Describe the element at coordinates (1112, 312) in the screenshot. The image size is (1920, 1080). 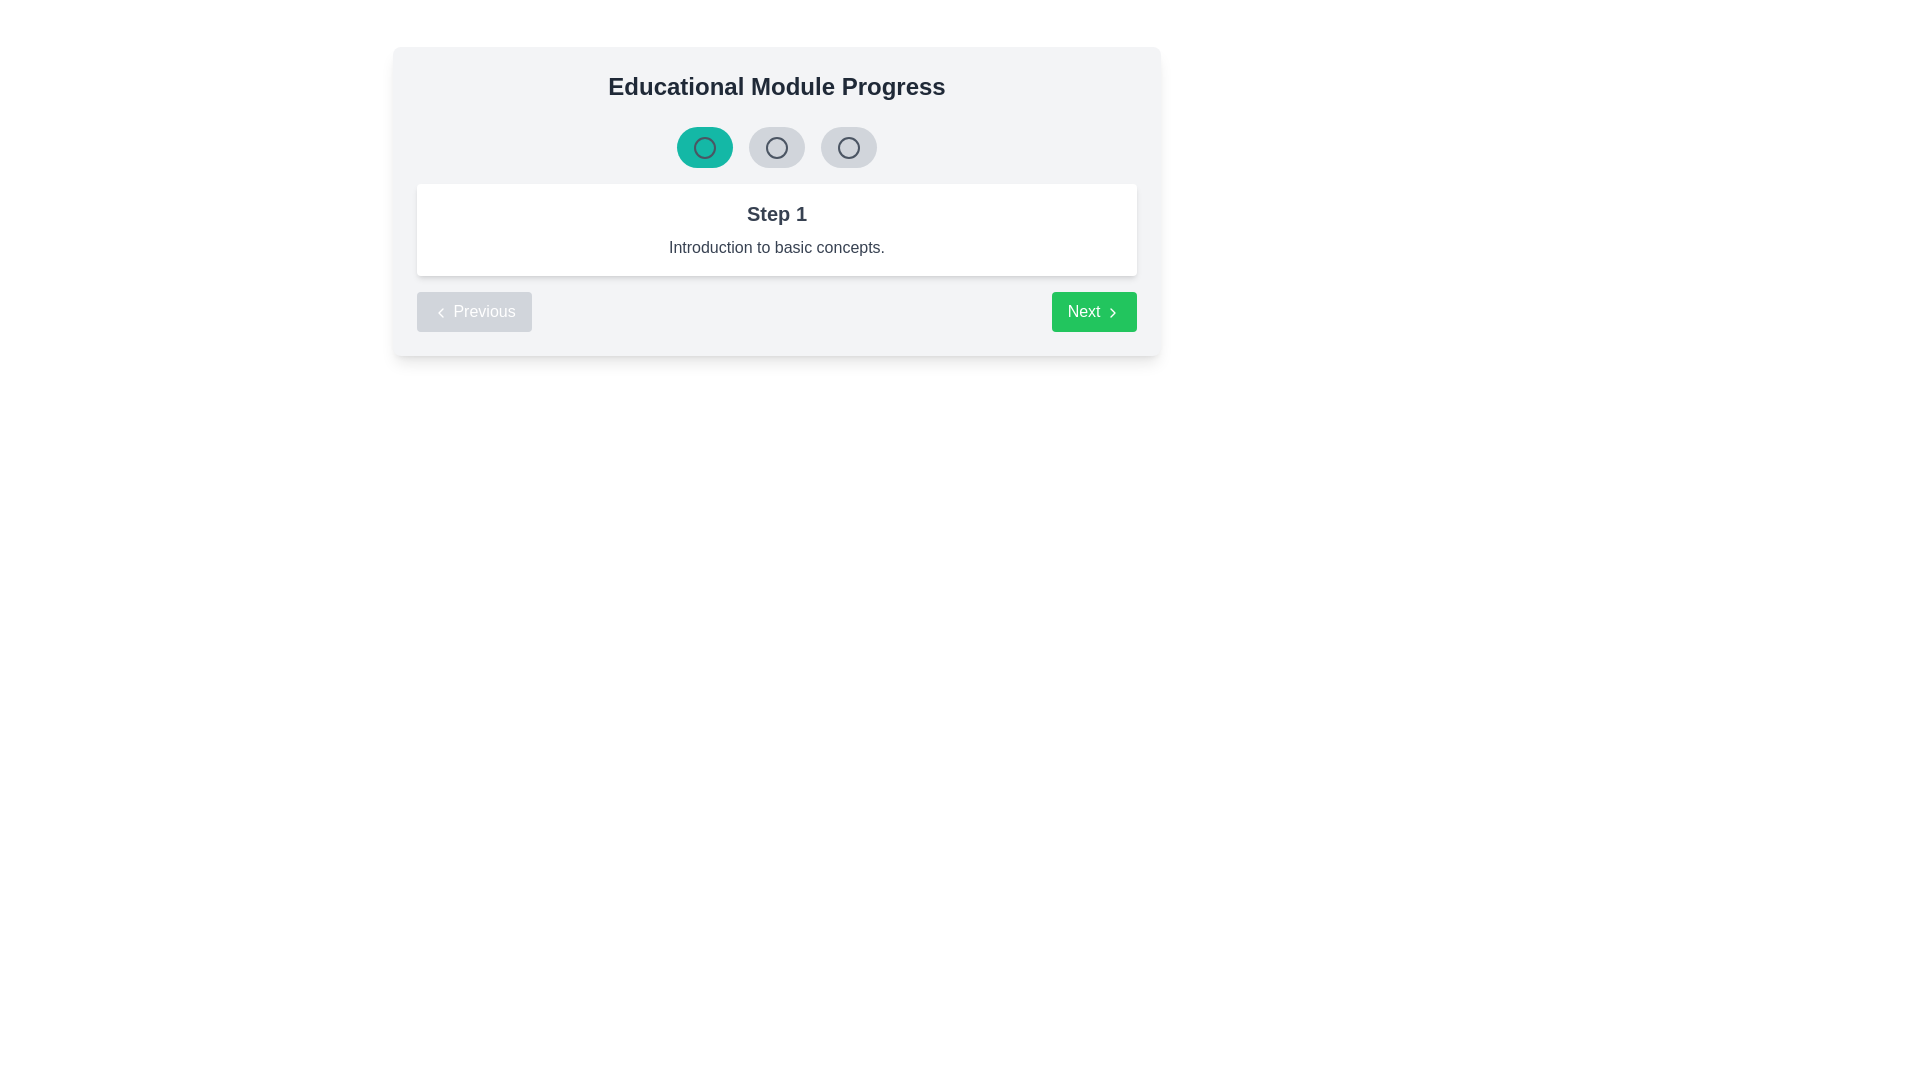
I see `the small right-facing chevron icon styled as an SVG element located inside the green 'Next' button, positioned at the bottom-right corner of the layout for visual guidance` at that location.